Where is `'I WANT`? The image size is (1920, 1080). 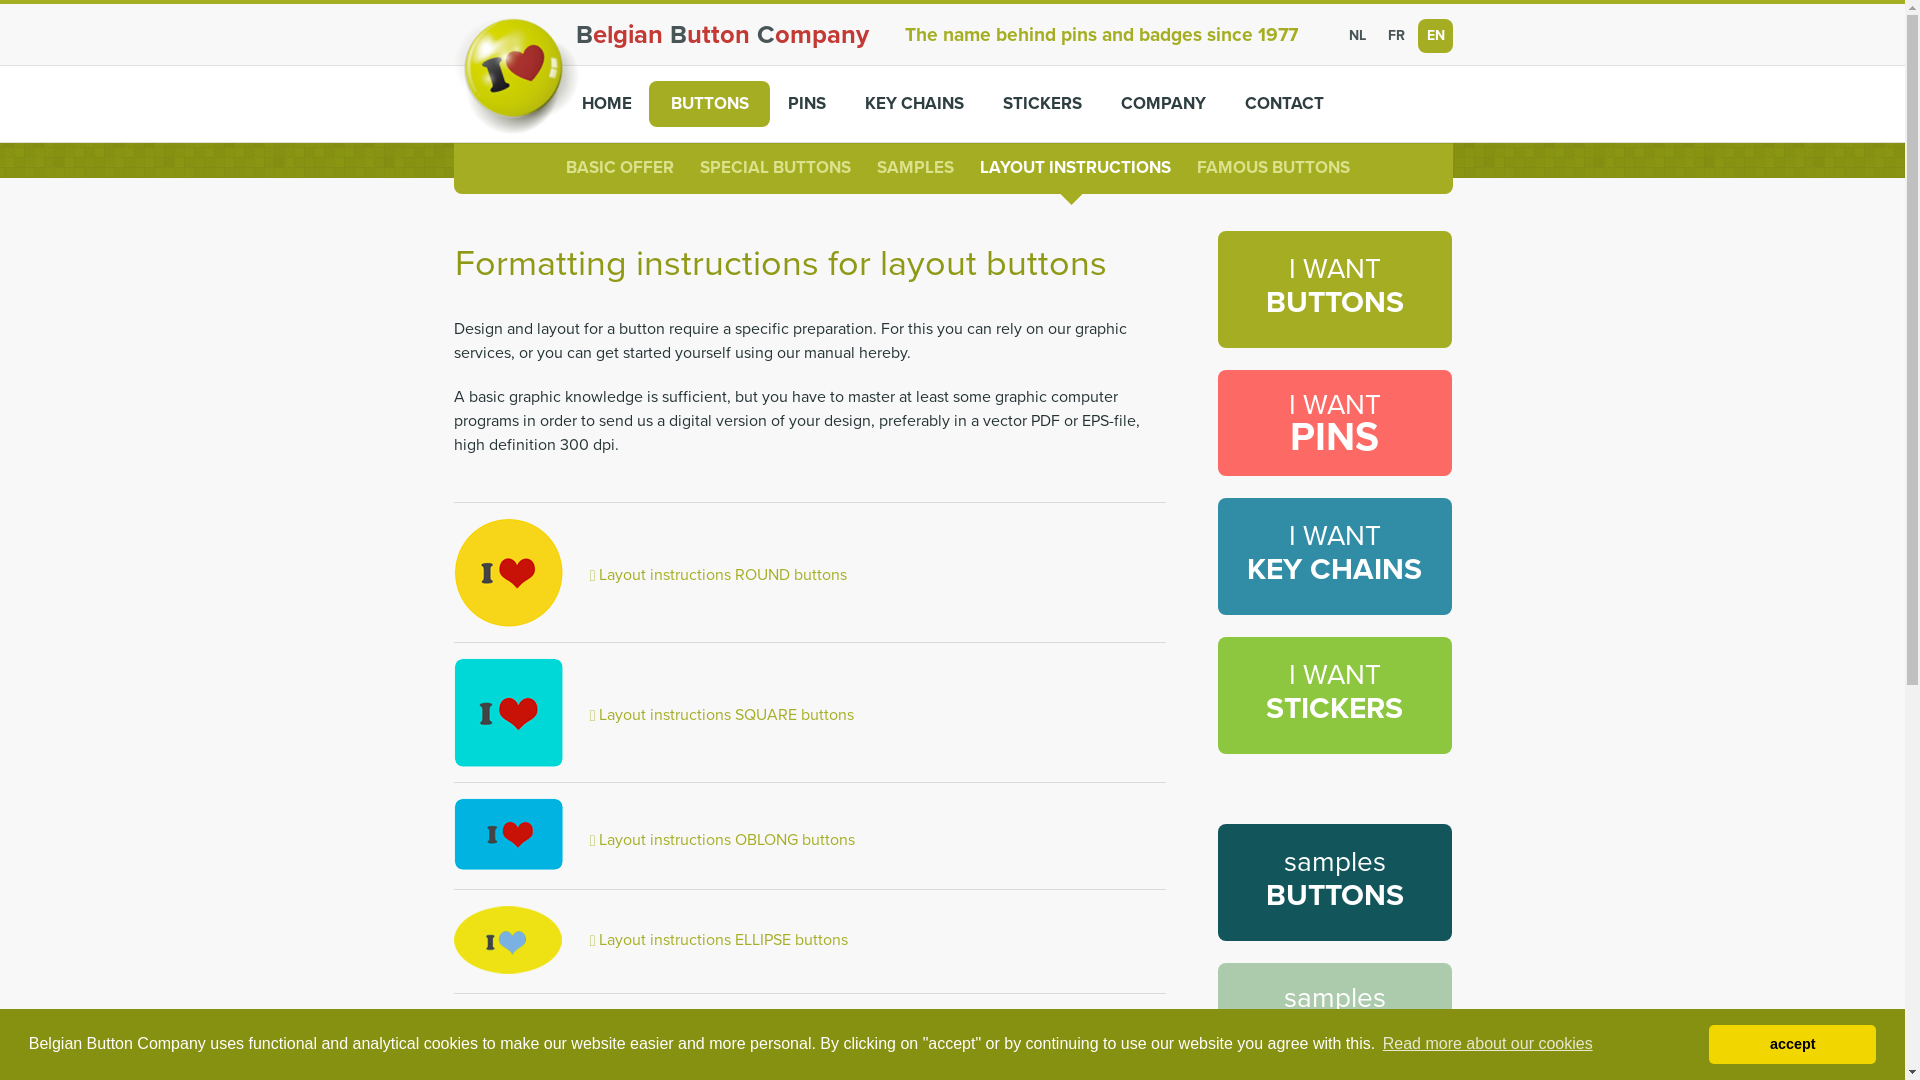
'I WANT is located at coordinates (1334, 289).